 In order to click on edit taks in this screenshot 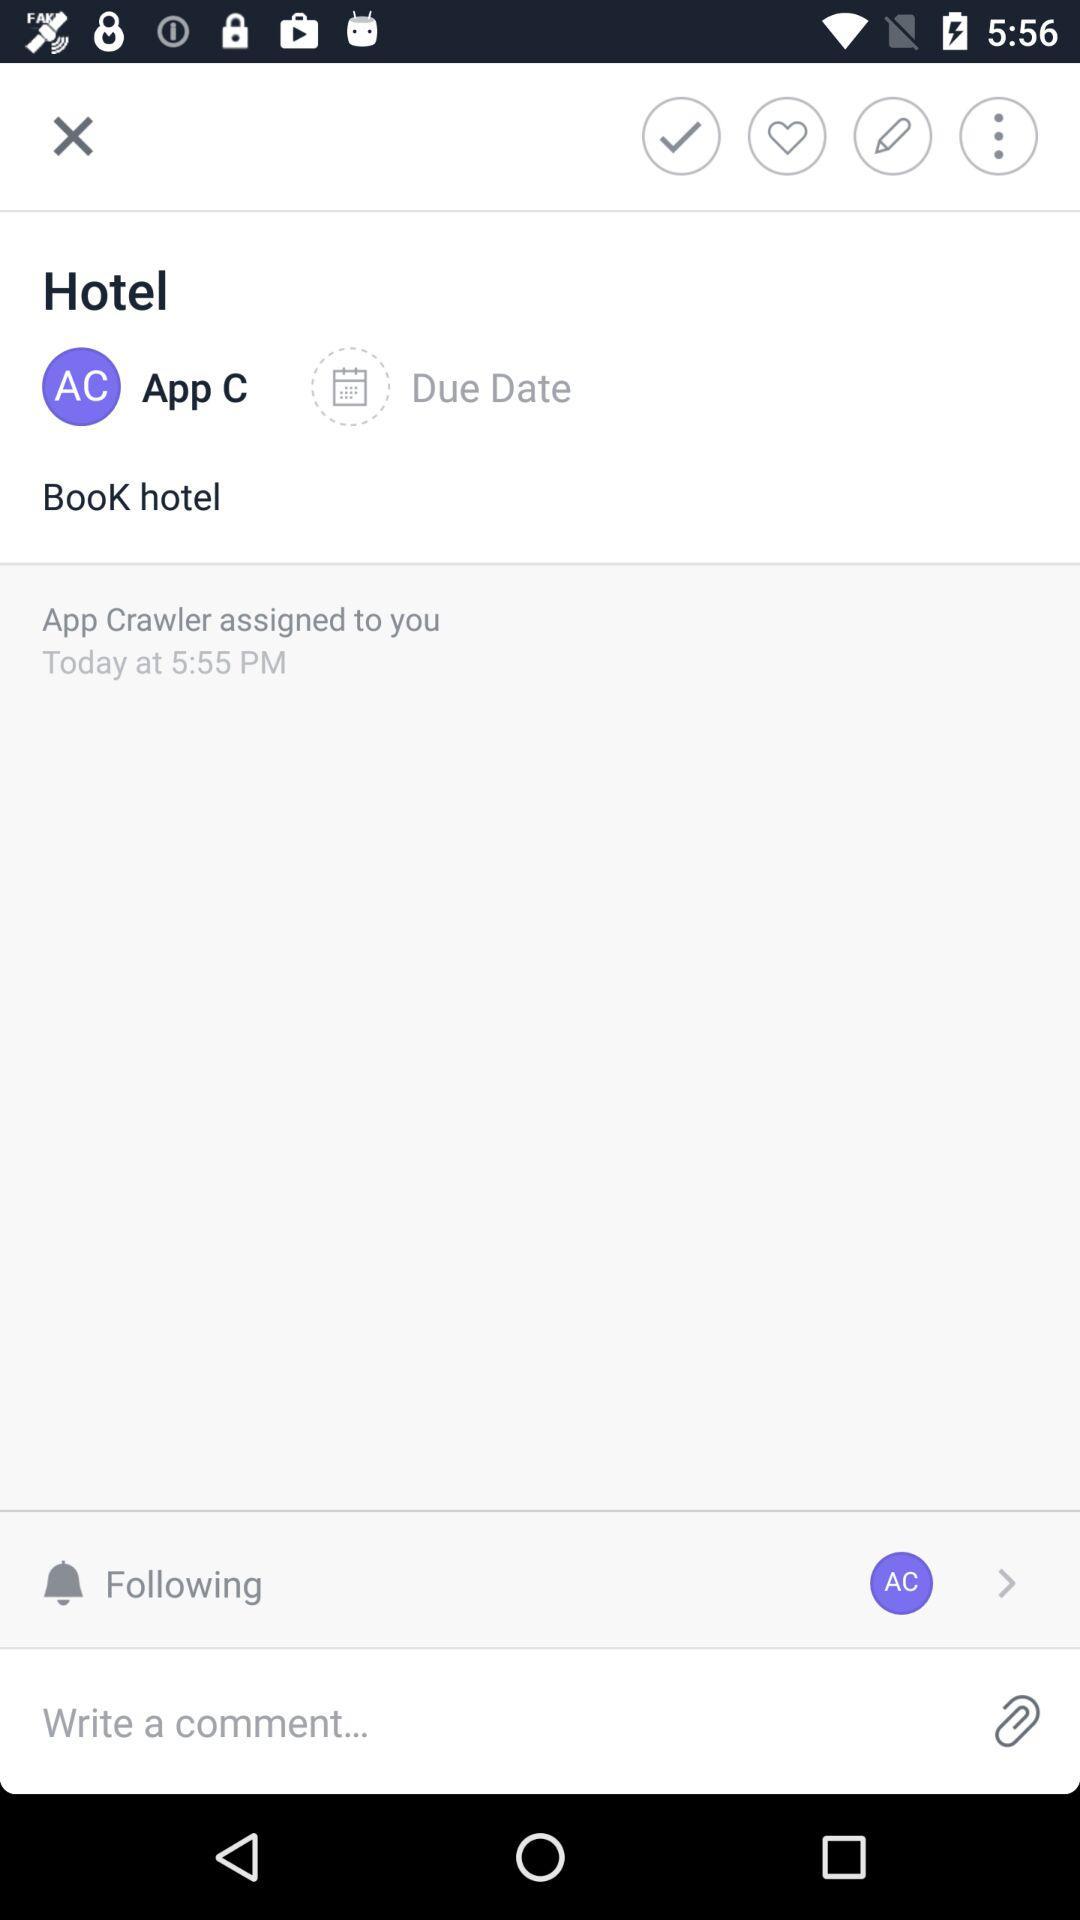, I will do `click(898, 135)`.